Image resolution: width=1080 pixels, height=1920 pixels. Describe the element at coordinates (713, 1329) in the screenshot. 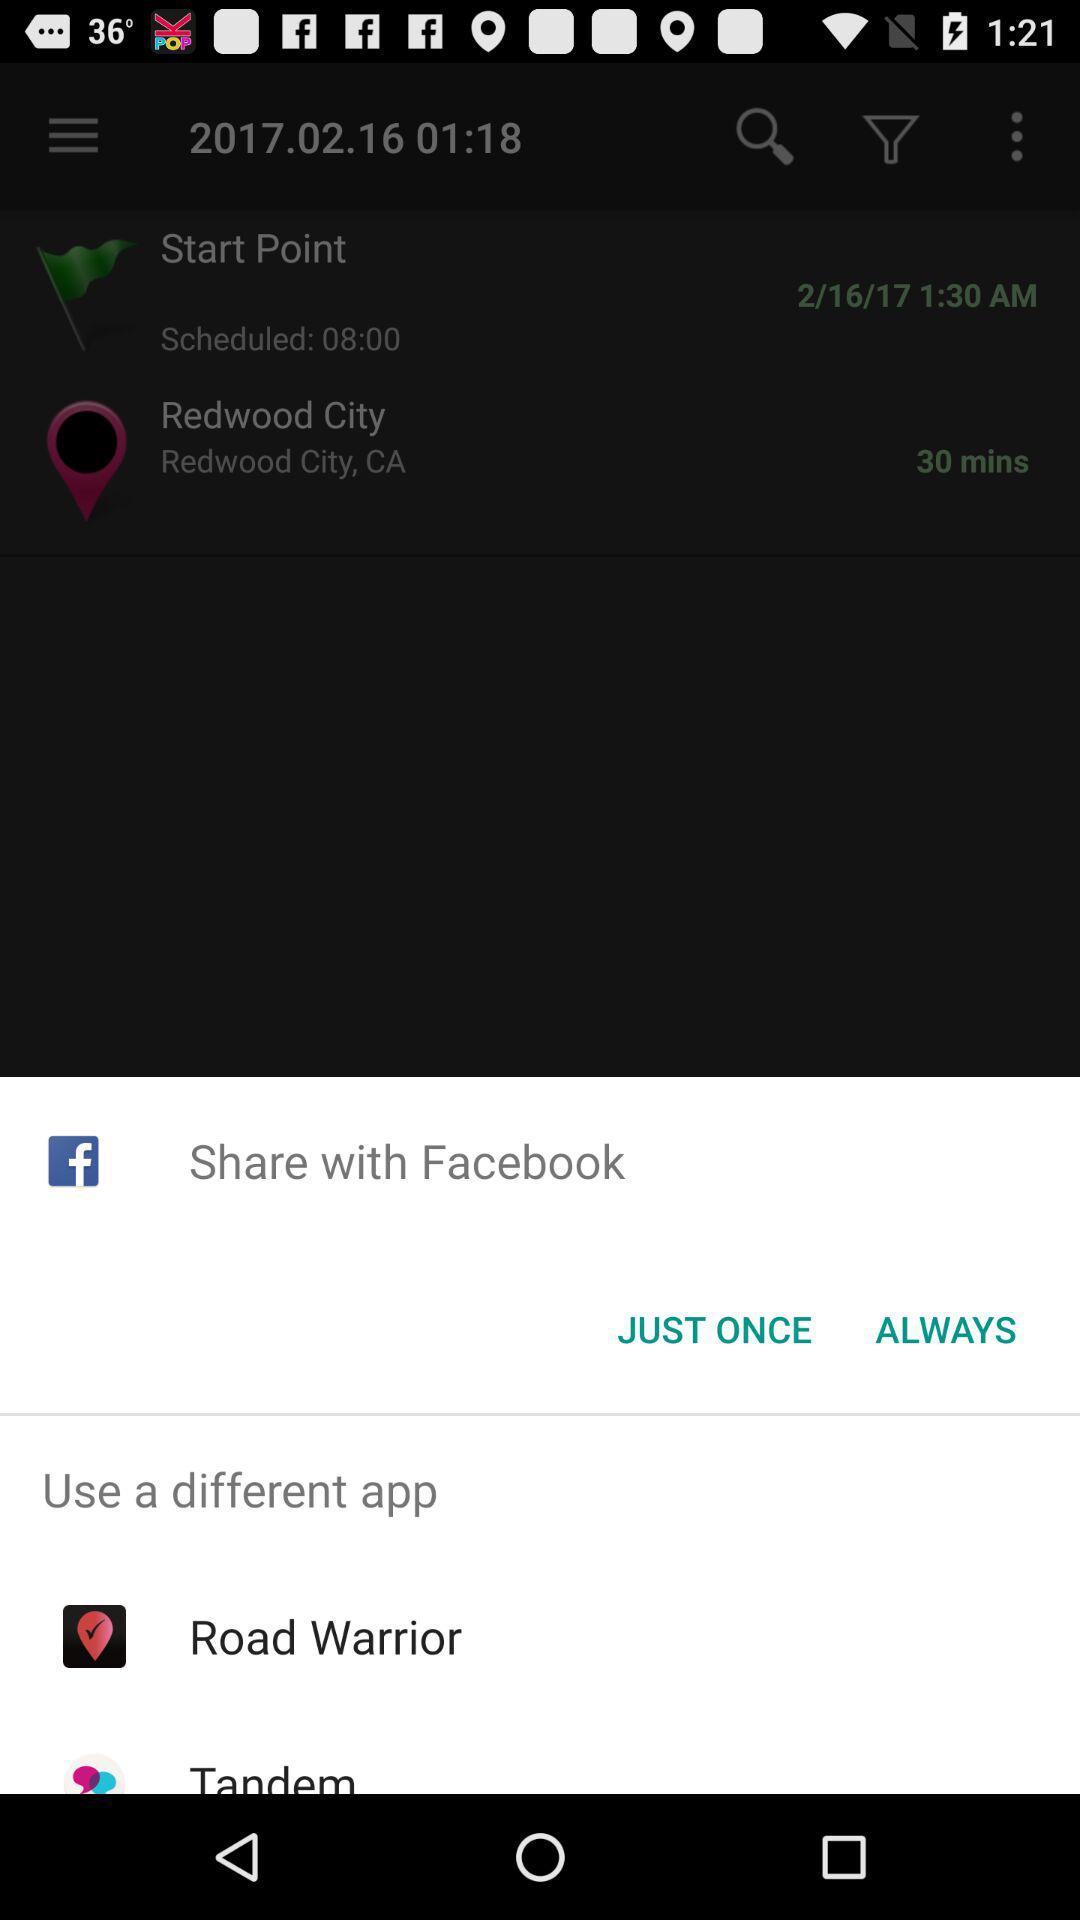

I see `the button to the left of the always icon` at that location.